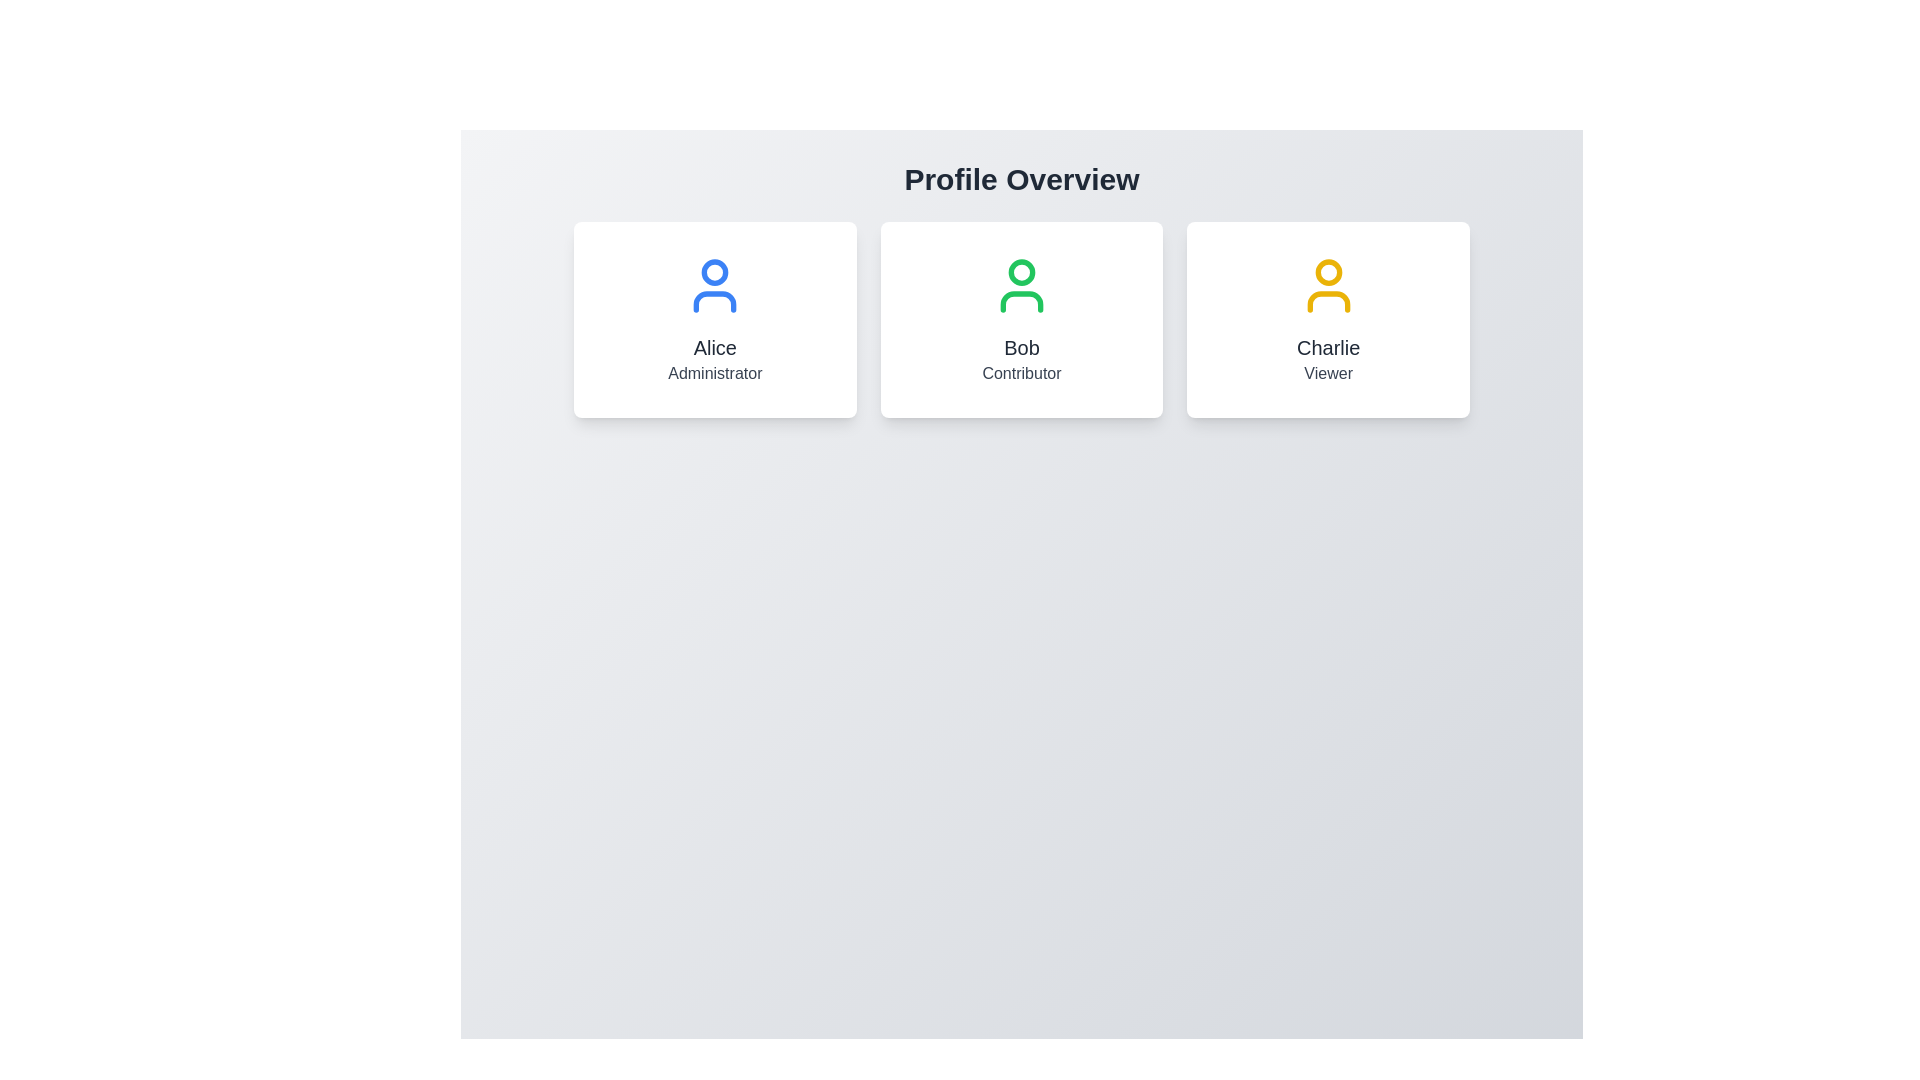 The width and height of the screenshot is (1920, 1080). Describe the element at coordinates (715, 346) in the screenshot. I see `the text label displaying the name 'Alice', which is styled in a larger font size with bold weight and dark gray color, positioned below the avatar icon in the first profile card` at that location.